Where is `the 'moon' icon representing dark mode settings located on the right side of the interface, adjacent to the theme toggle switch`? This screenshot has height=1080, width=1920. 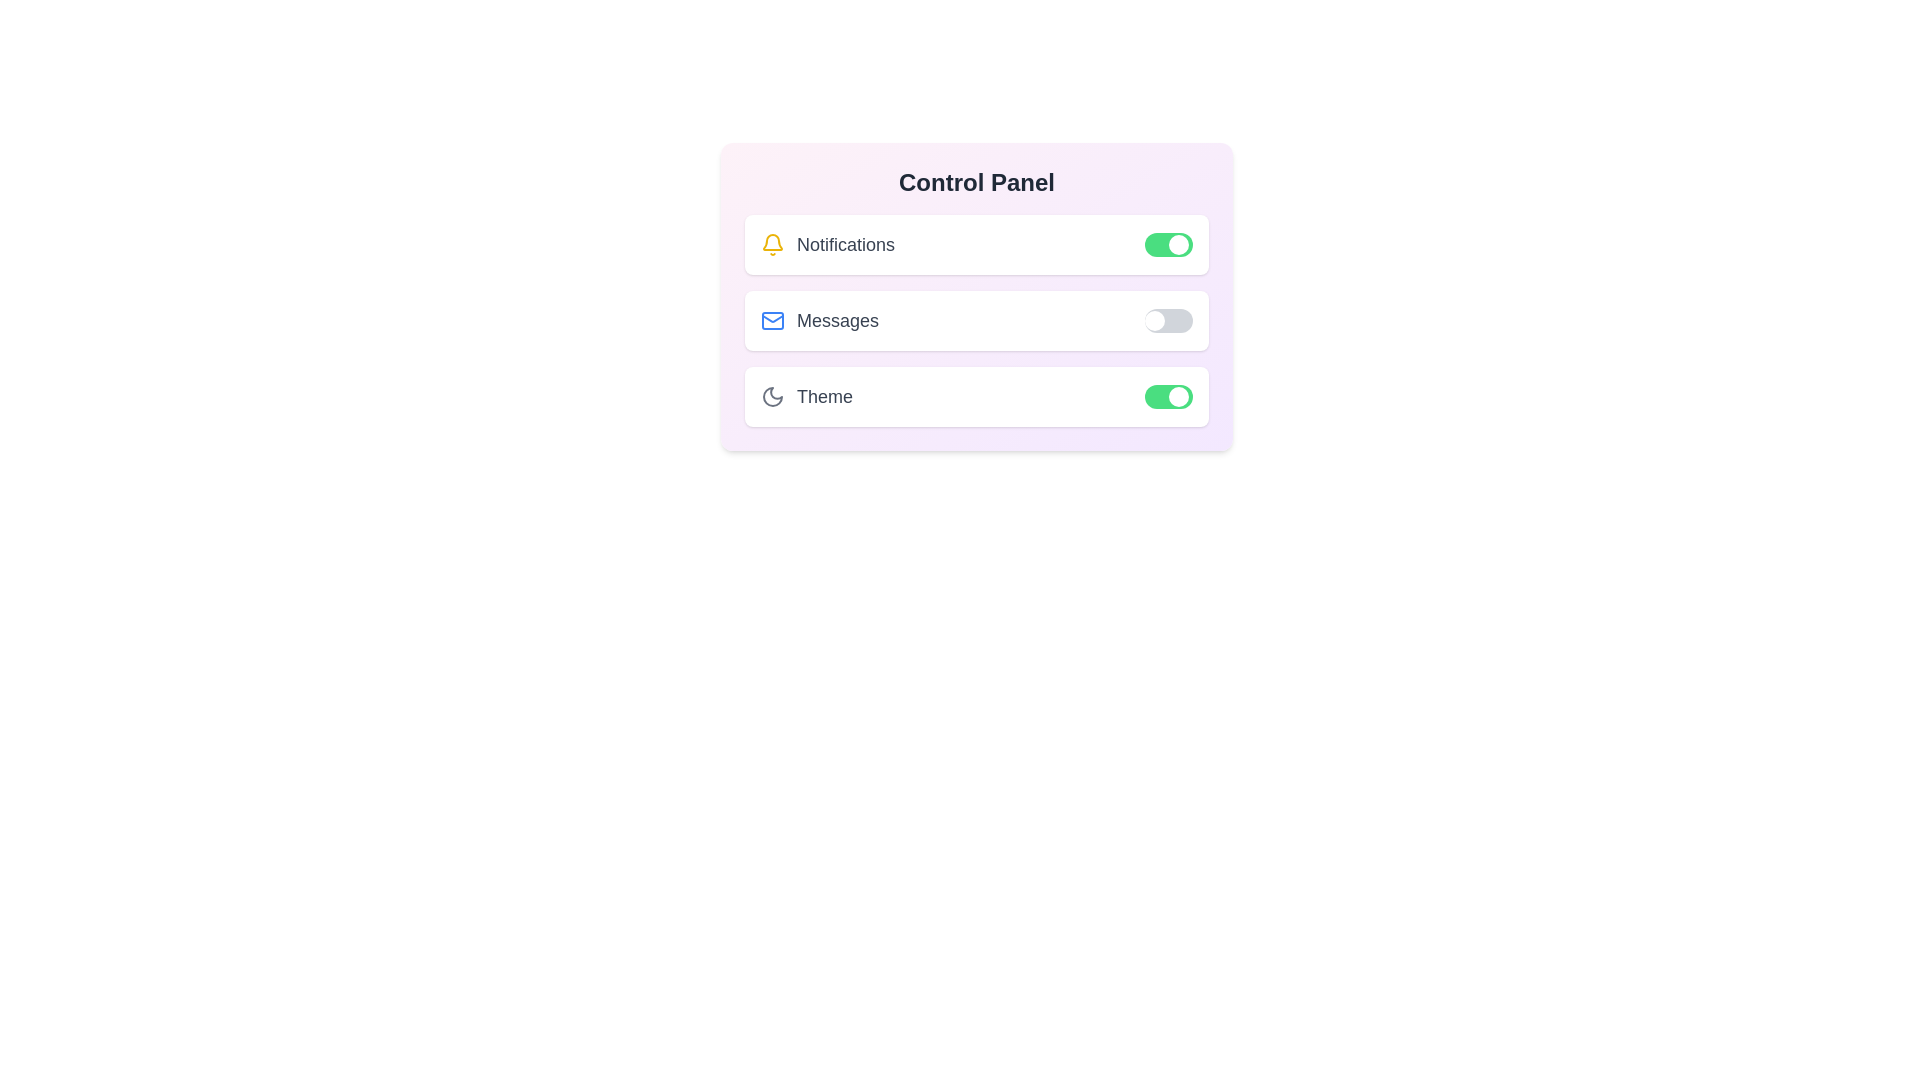 the 'moon' icon representing dark mode settings located on the right side of the interface, adjacent to the theme toggle switch is located at coordinates (771, 397).